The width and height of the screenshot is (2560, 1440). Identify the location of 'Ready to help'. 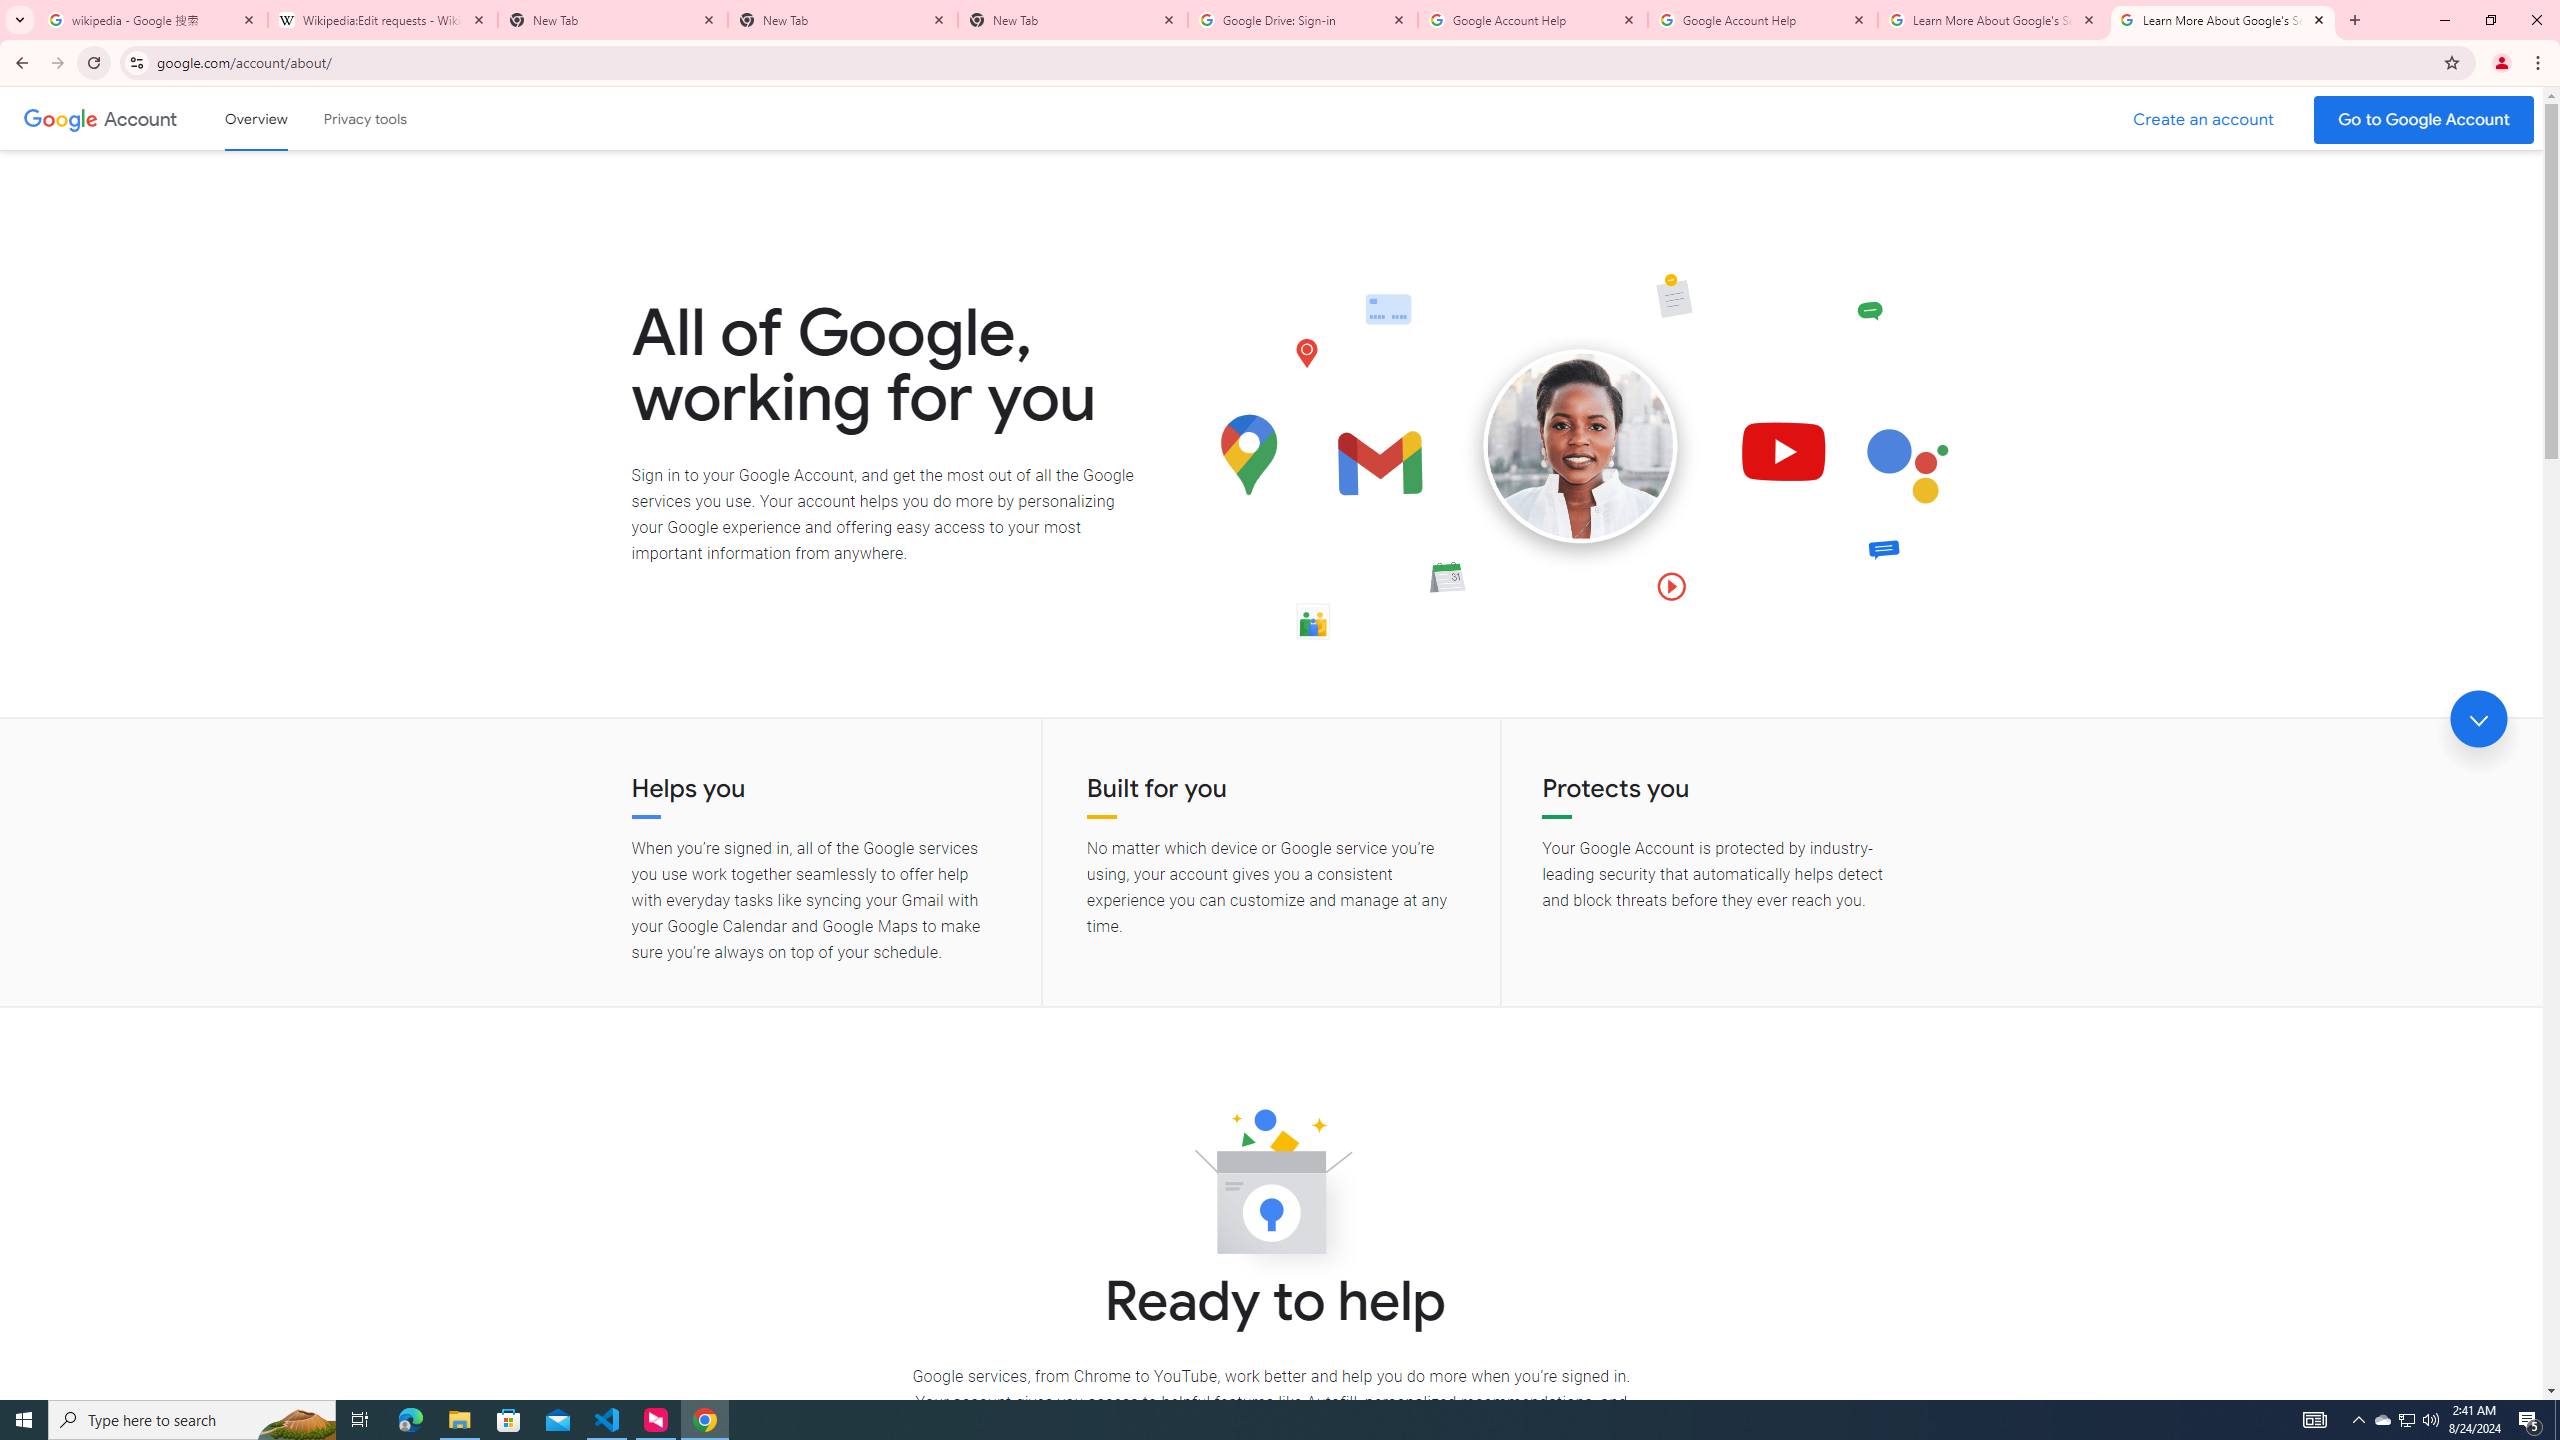
(1271, 1187).